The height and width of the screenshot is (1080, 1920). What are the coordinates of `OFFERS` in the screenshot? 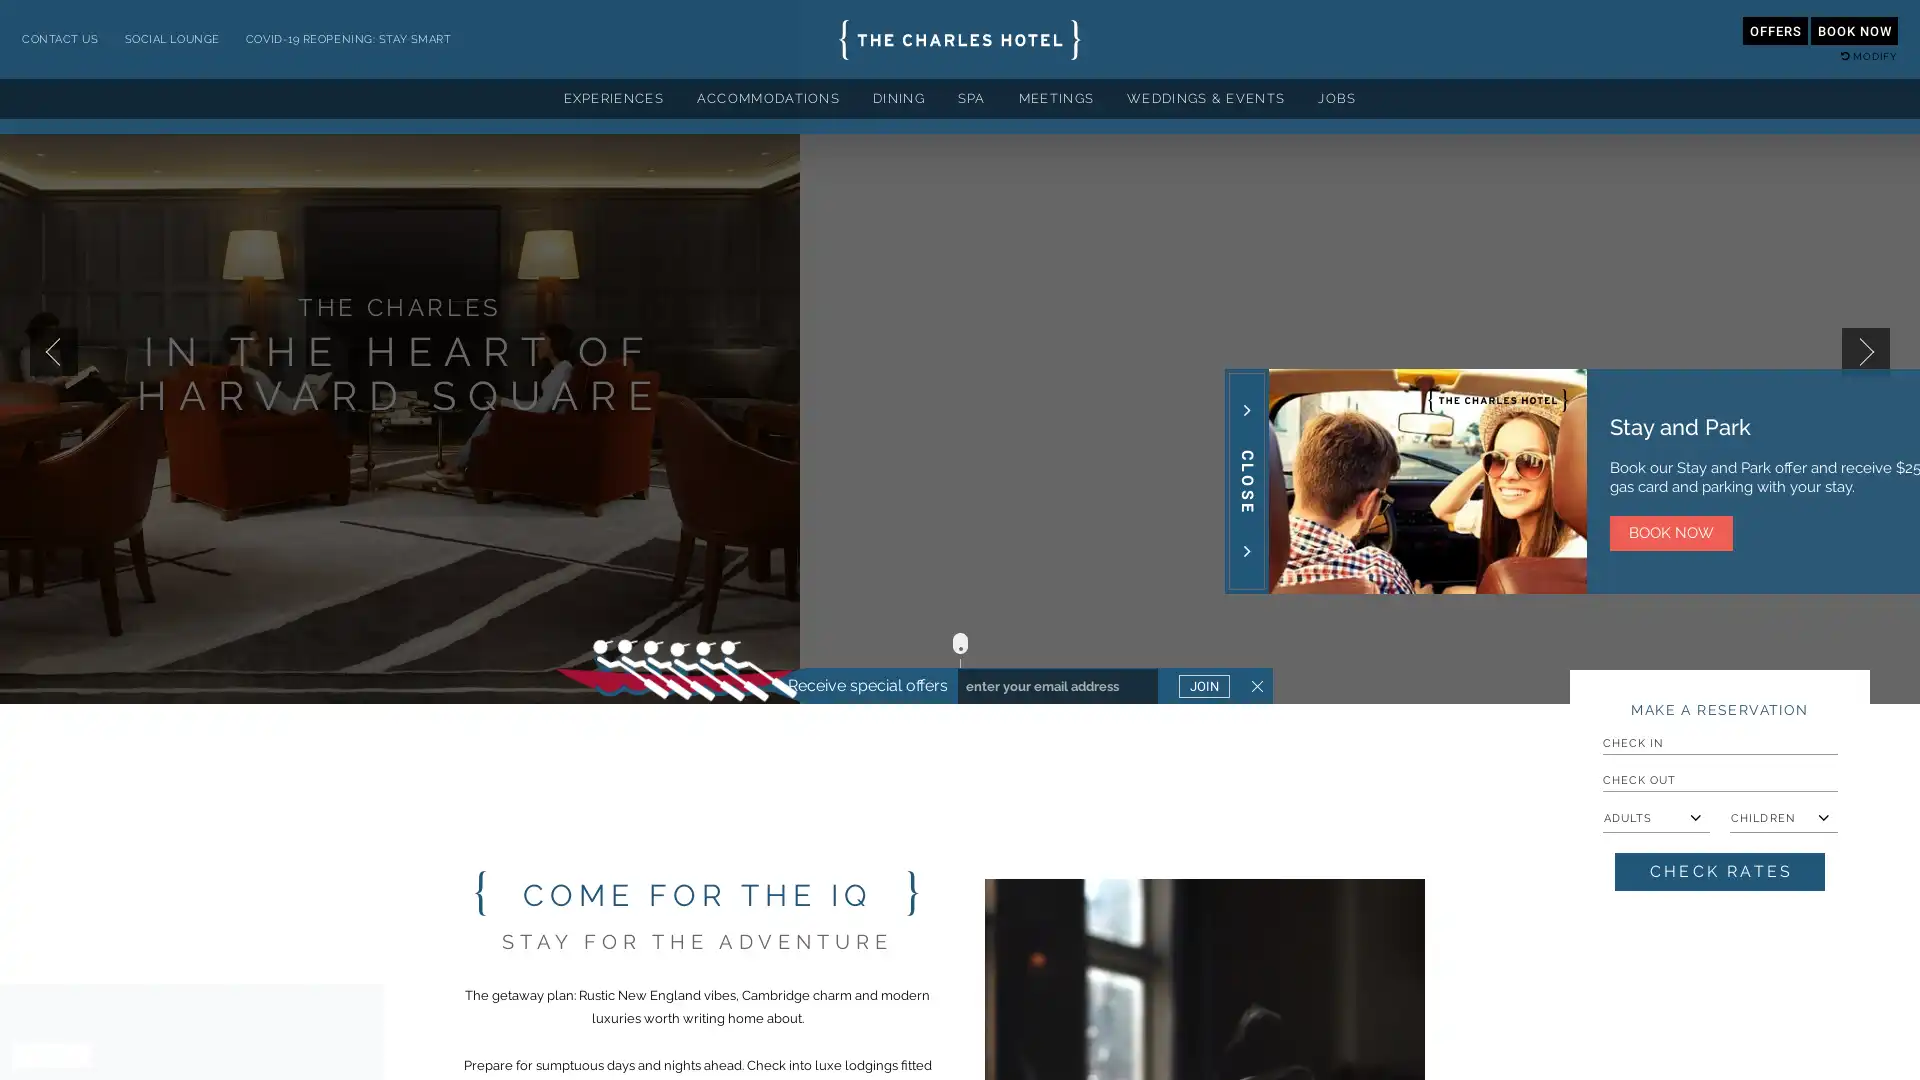 It's located at (1775, 30).